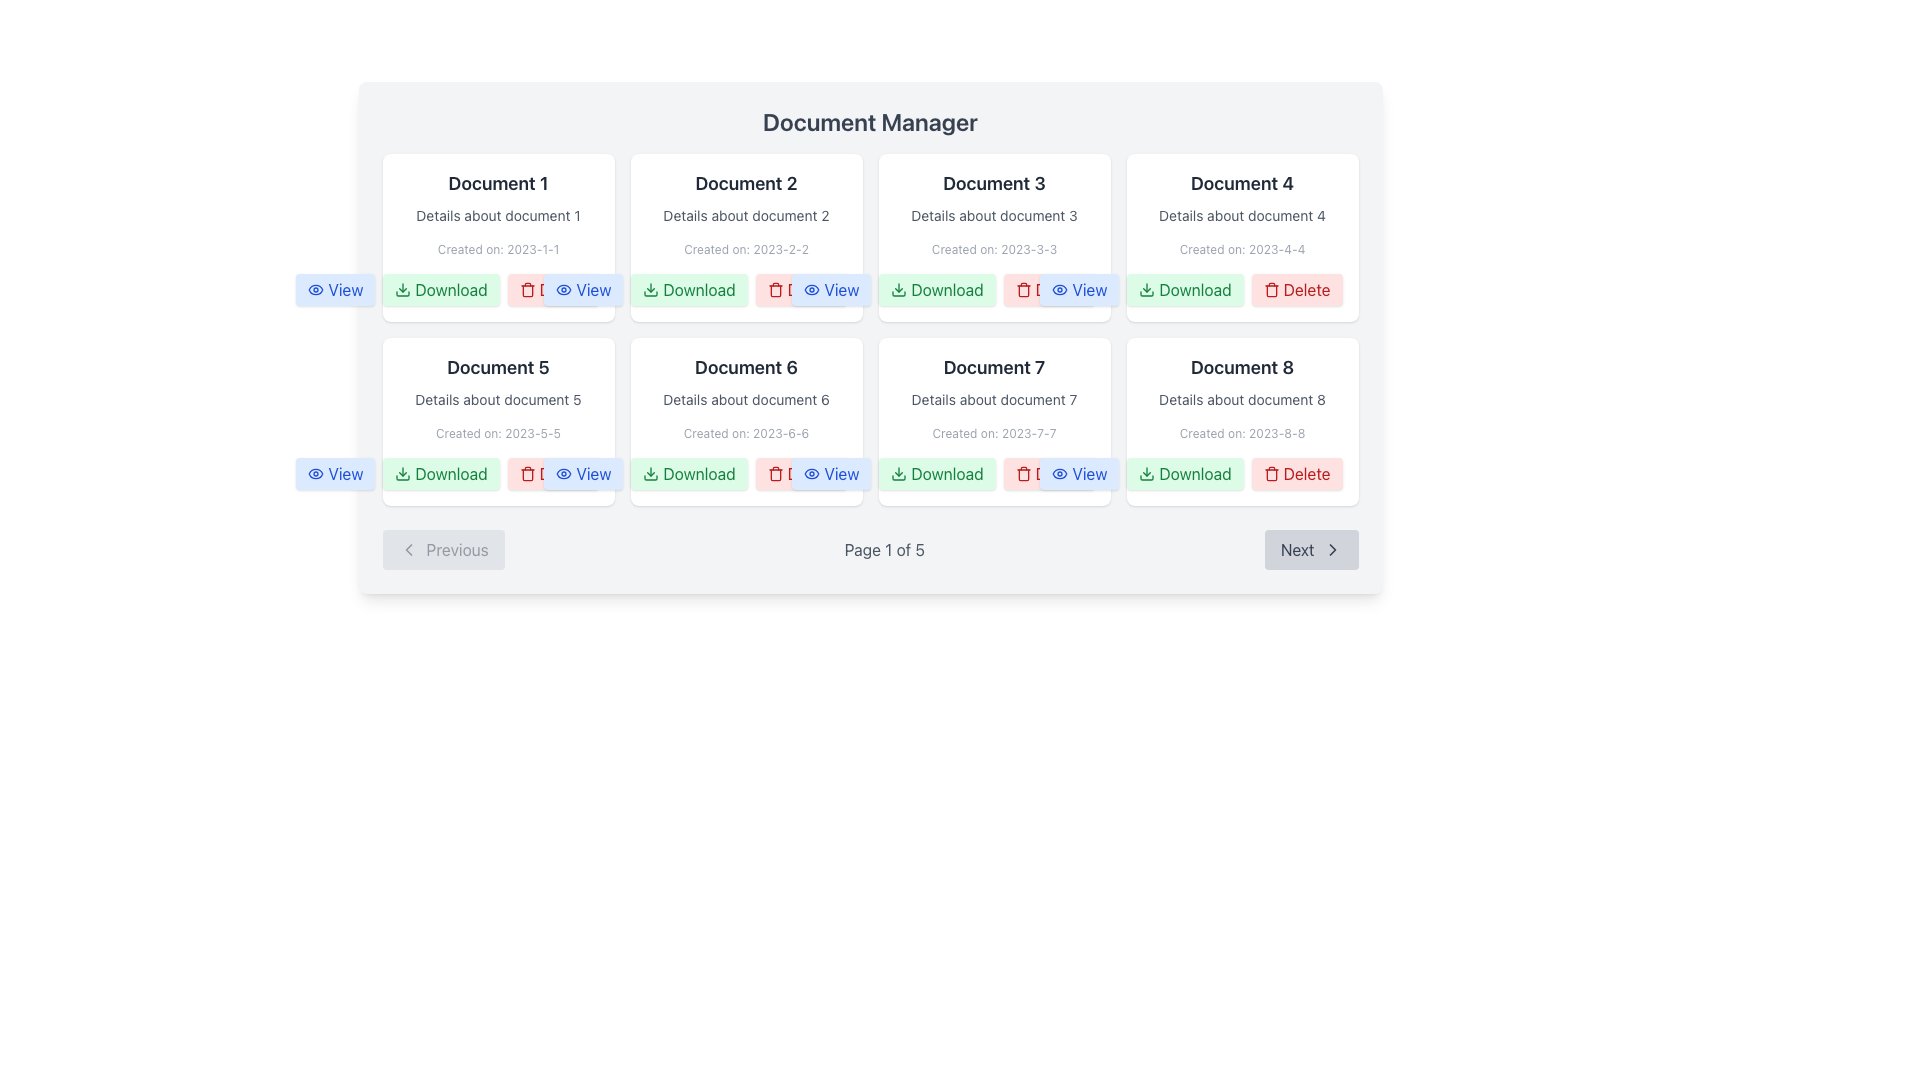 The width and height of the screenshot is (1920, 1080). I want to click on the 'Download' button with a green background and text, located in the second row of the grid layout under 'Document 7', to initiate a download, so click(936, 474).